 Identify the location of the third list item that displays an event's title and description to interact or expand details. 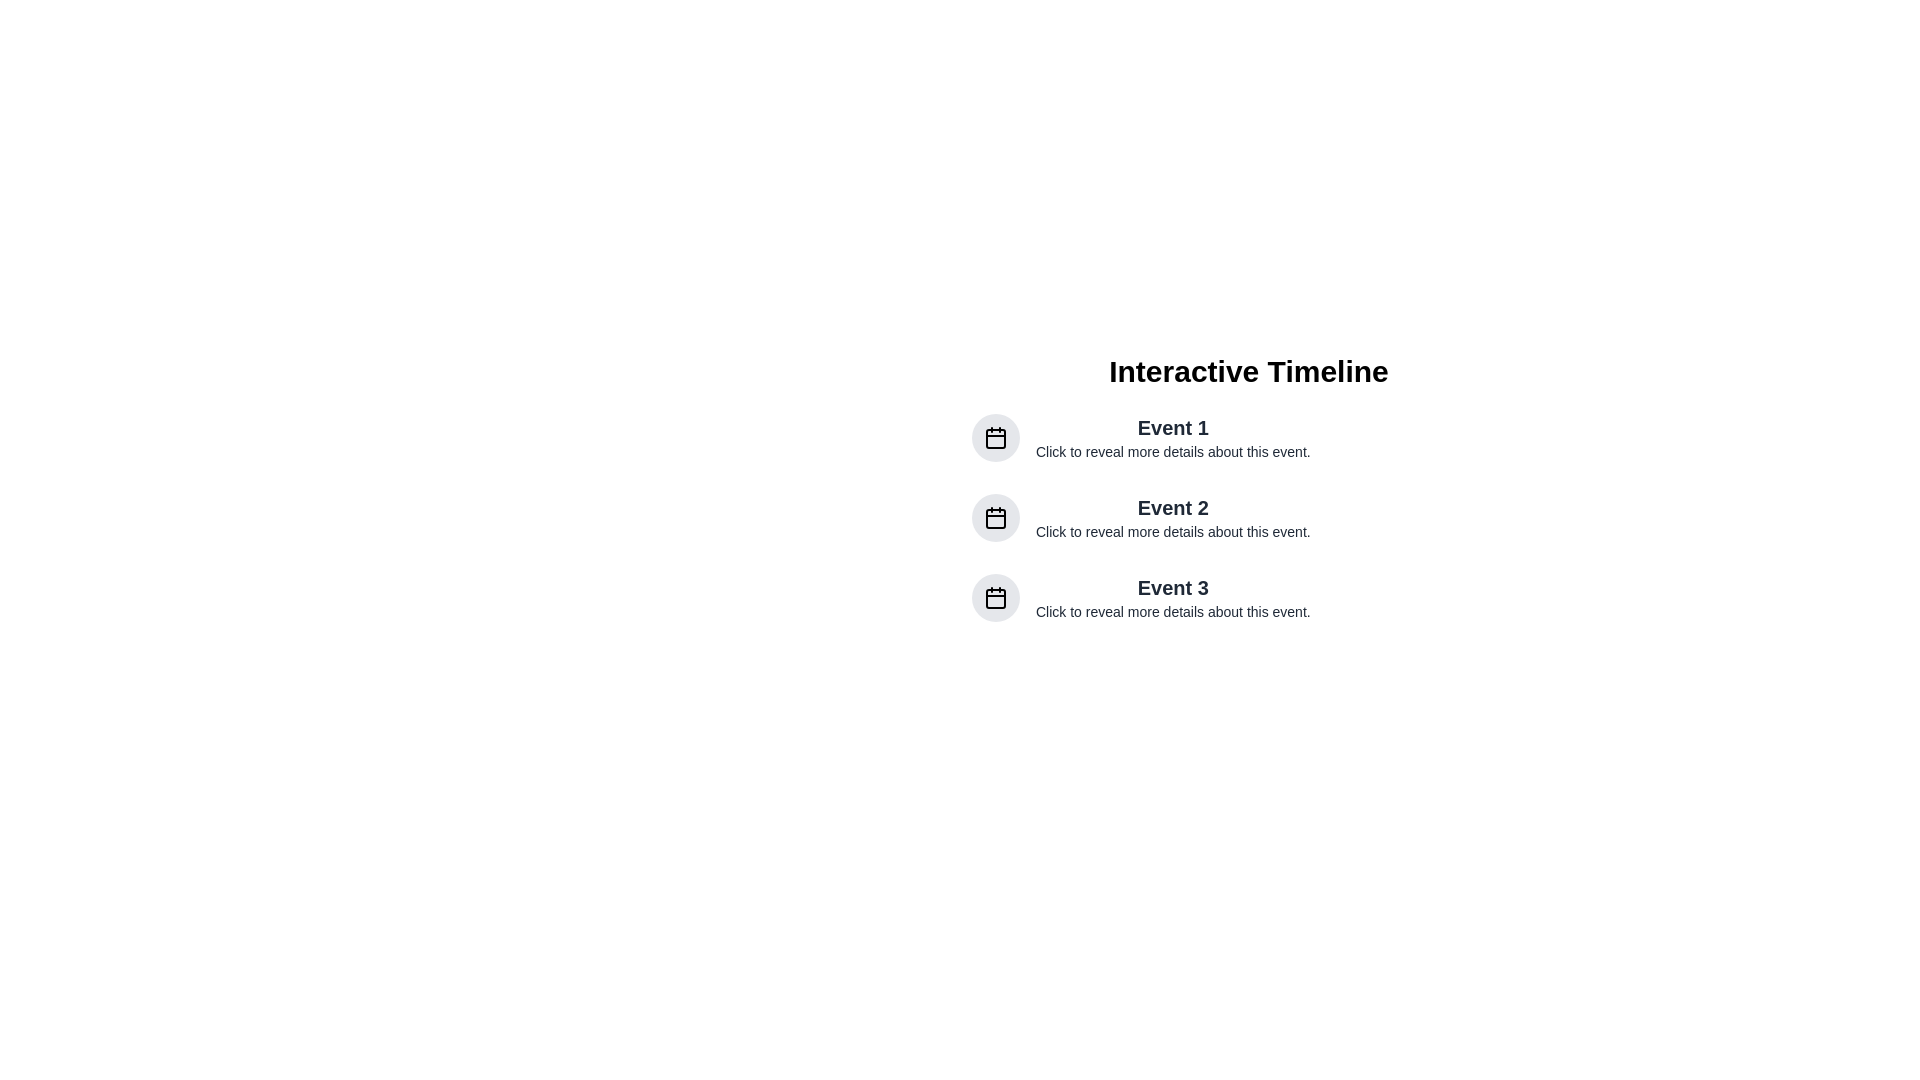
(1247, 596).